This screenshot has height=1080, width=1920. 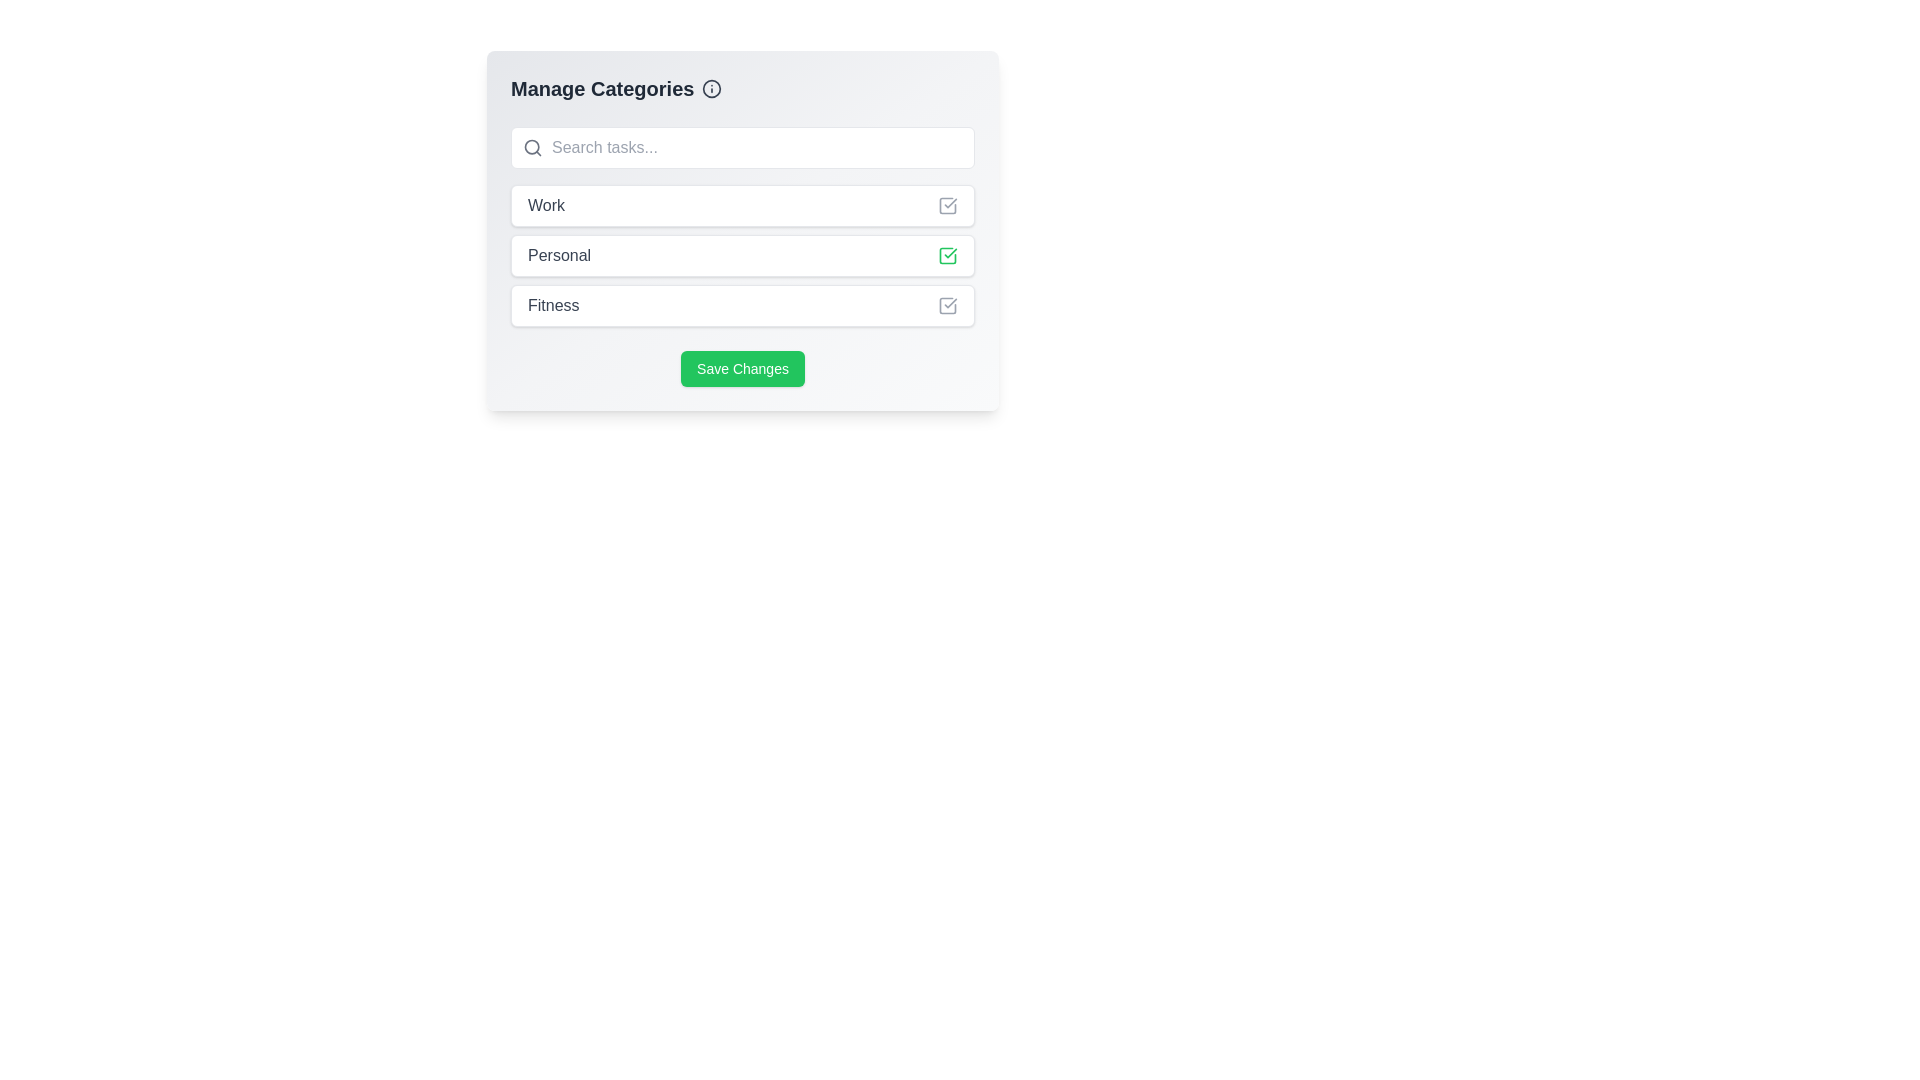 What do you see at coordinates (712, 87) in the screenshot?
I see `the Information icon button located at the right edge of the 'Manage Categories' header` at bounding box center [712, 87].